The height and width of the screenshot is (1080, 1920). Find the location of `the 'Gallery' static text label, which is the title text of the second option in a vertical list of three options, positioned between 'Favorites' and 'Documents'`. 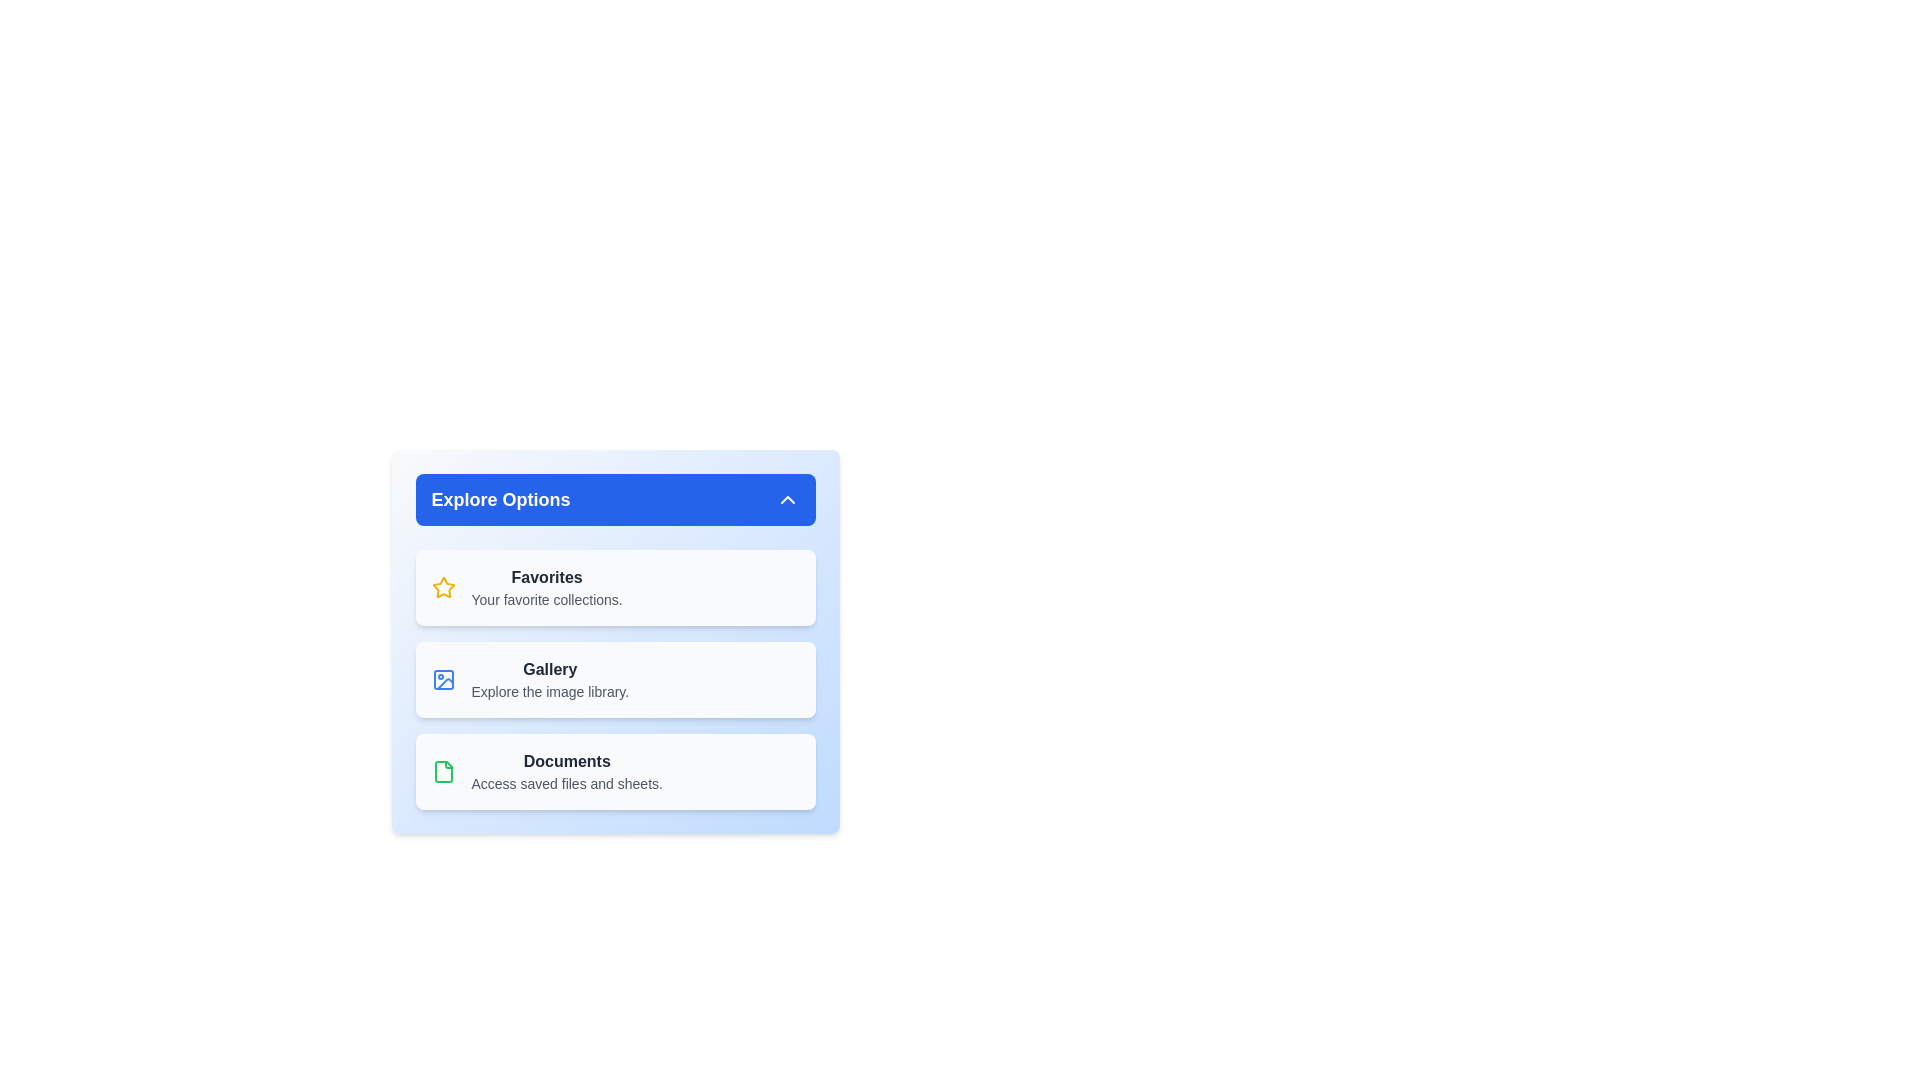

the 'Gallery' static text label, which is the title text of the second option in a vertical list of three options, positioned between 'Favorites' and 'Documents' is located at coordinates (550, 670).